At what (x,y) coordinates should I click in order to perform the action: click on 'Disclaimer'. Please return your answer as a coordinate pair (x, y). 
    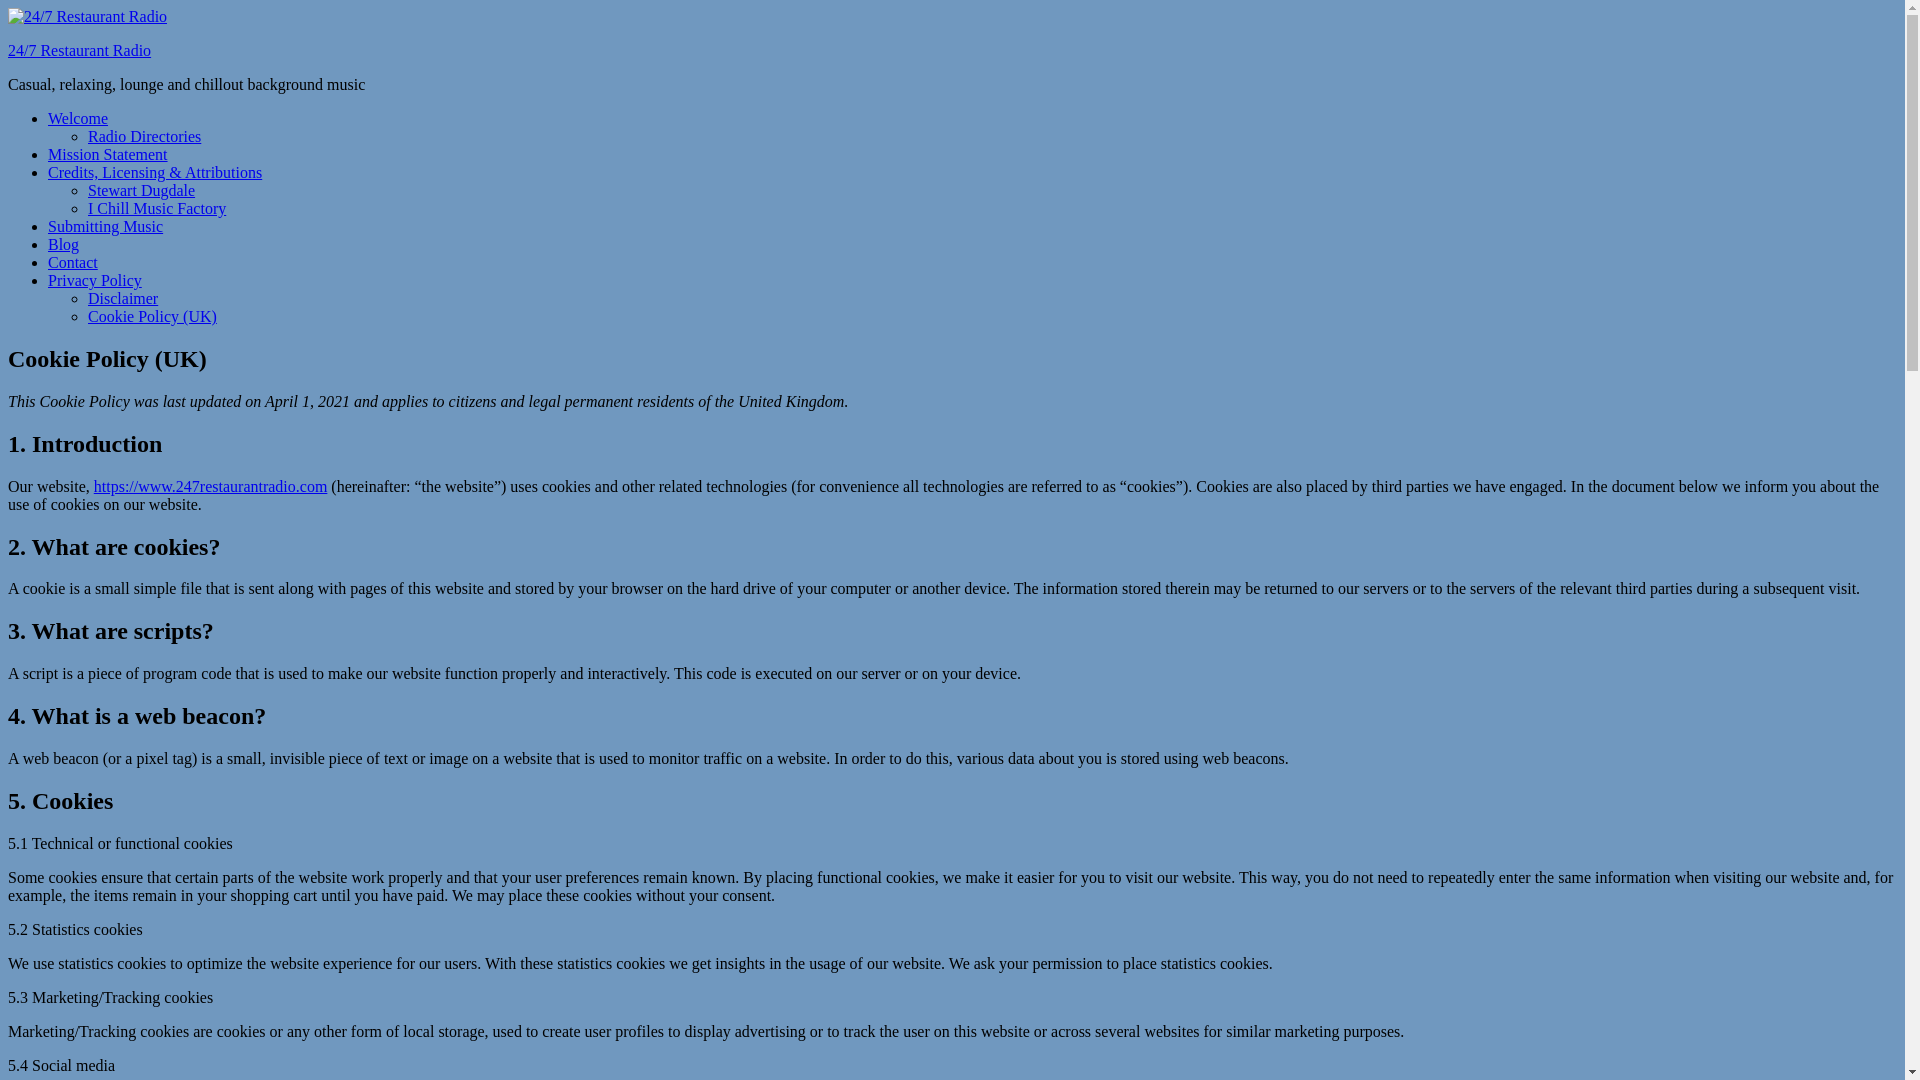
    Looking at the image, I should click on (122, 298).